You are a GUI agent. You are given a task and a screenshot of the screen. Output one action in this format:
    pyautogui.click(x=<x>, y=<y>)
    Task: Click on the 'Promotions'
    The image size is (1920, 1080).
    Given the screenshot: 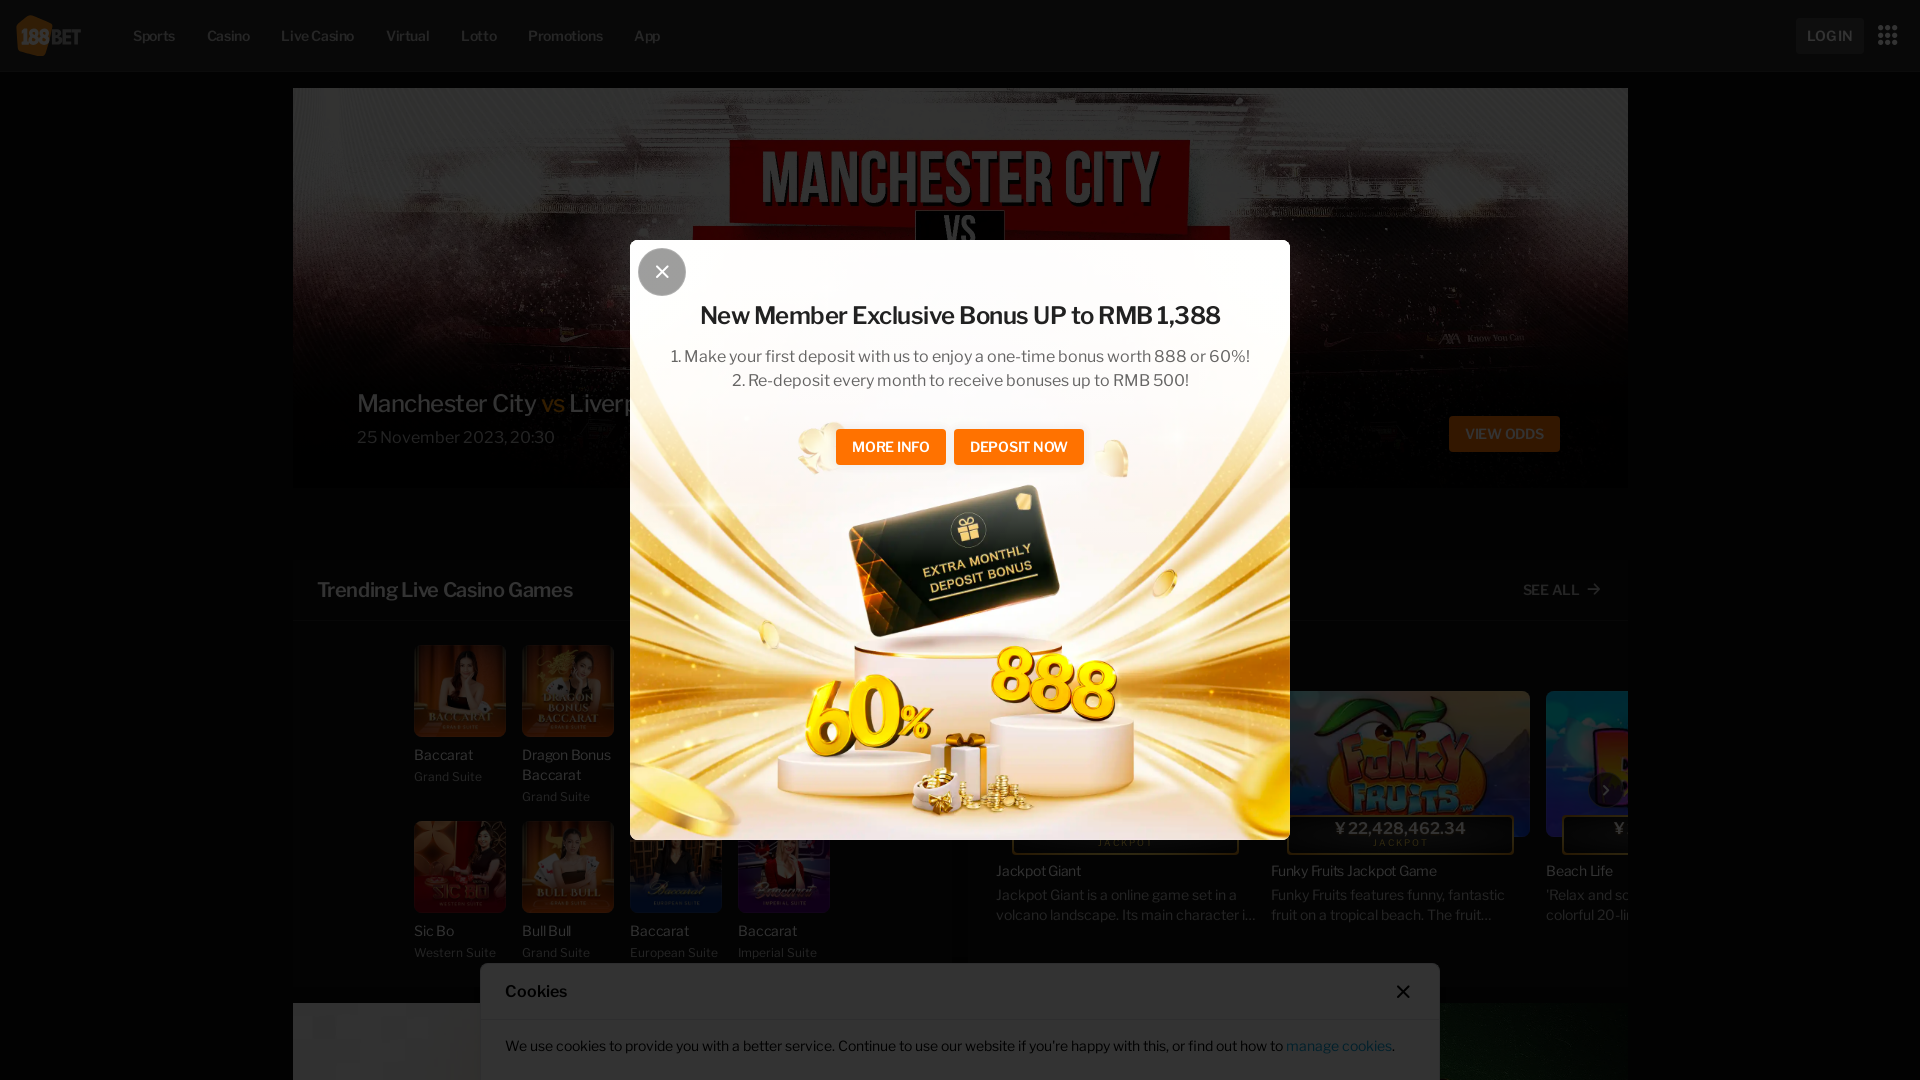 What is the action you would take?
    pyautogui.click(x=512, y=34)
    